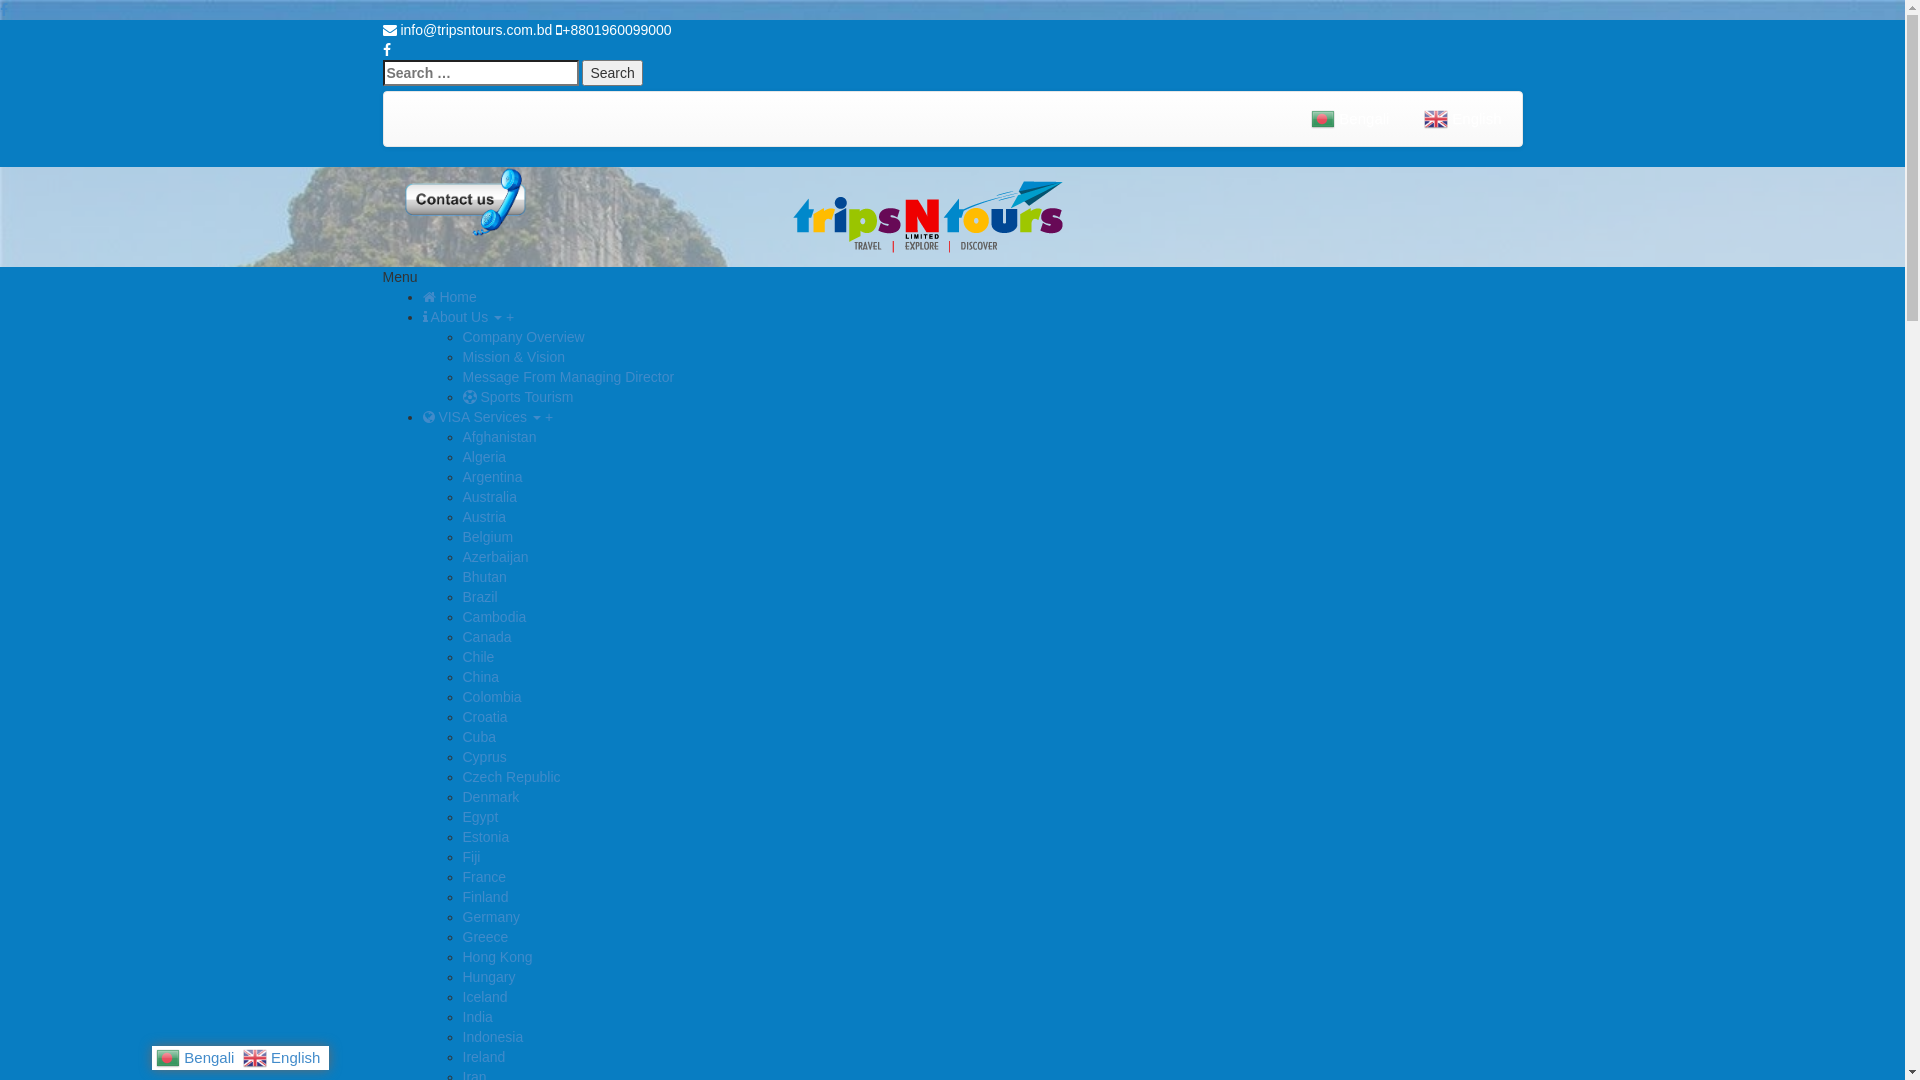 Image resolution: width=1920 pixels, height=1080 pixels. What do you see at coordinates (490, 796) in the screenshot?
I see `'Denmark'` at bounding box center [490, 796].